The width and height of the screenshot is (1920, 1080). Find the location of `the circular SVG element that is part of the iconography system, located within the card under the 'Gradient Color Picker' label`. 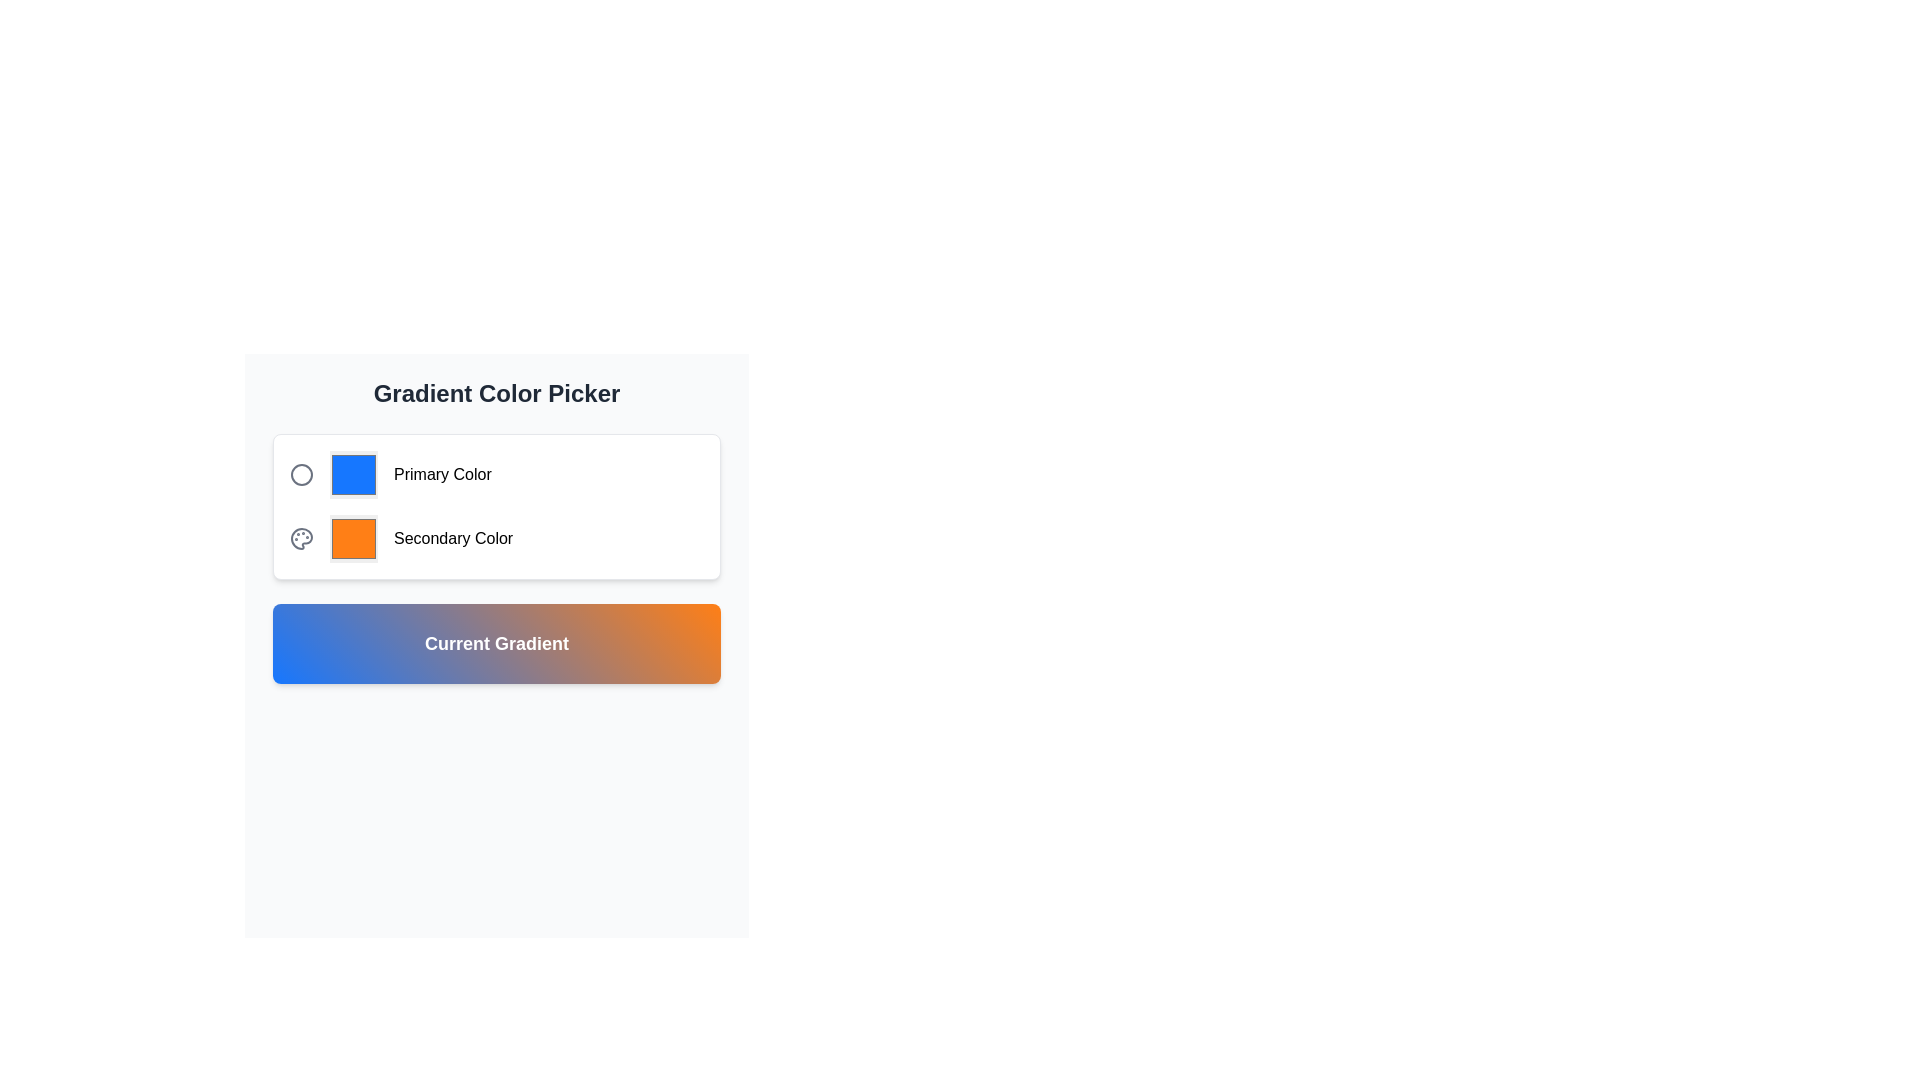

the circular SVG element that is part of the iconography system, located within the card under the 'Gradient Color Picker' label is located at coordinates (301, 474).